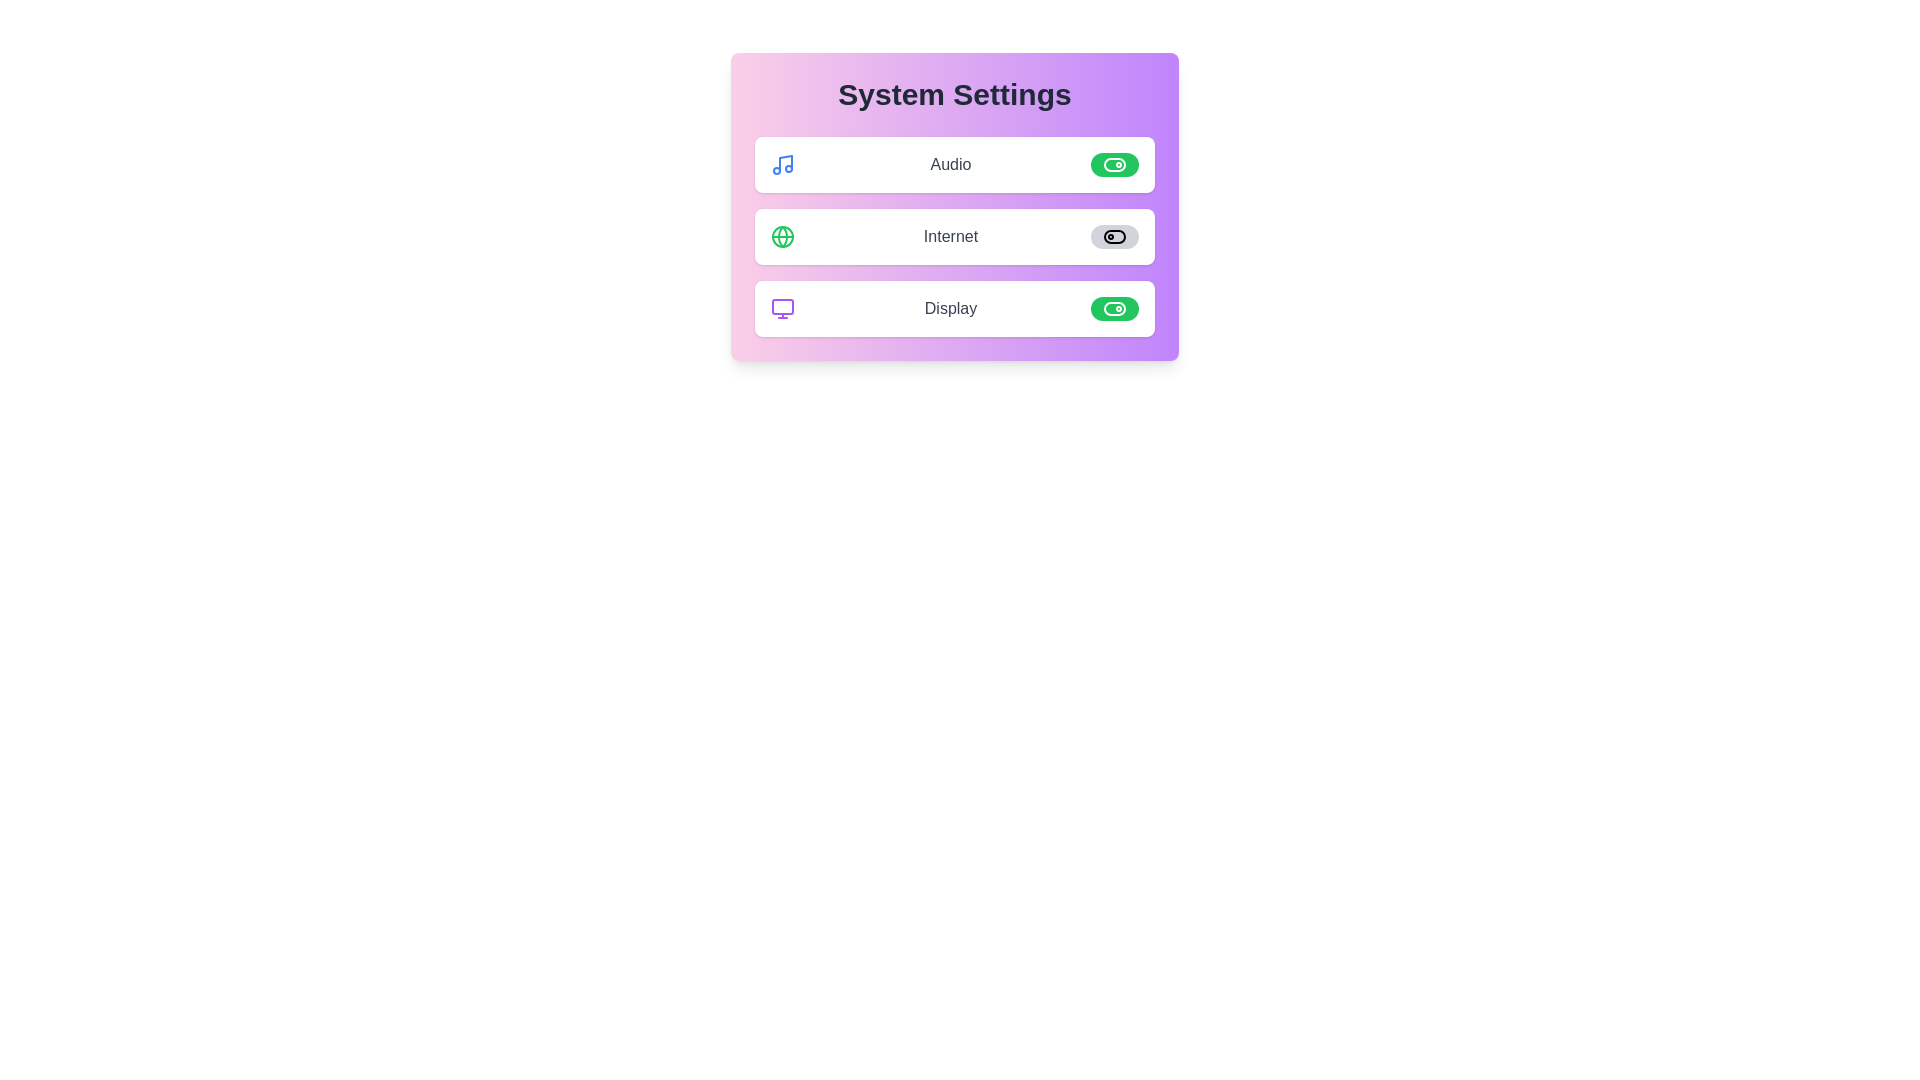 This screenshot has height=1080, width=1920. Describe the element at coordinates (781, 164) in the screenshot. I see `the Musical Note icon at the top of the Audio settings section` at that location.